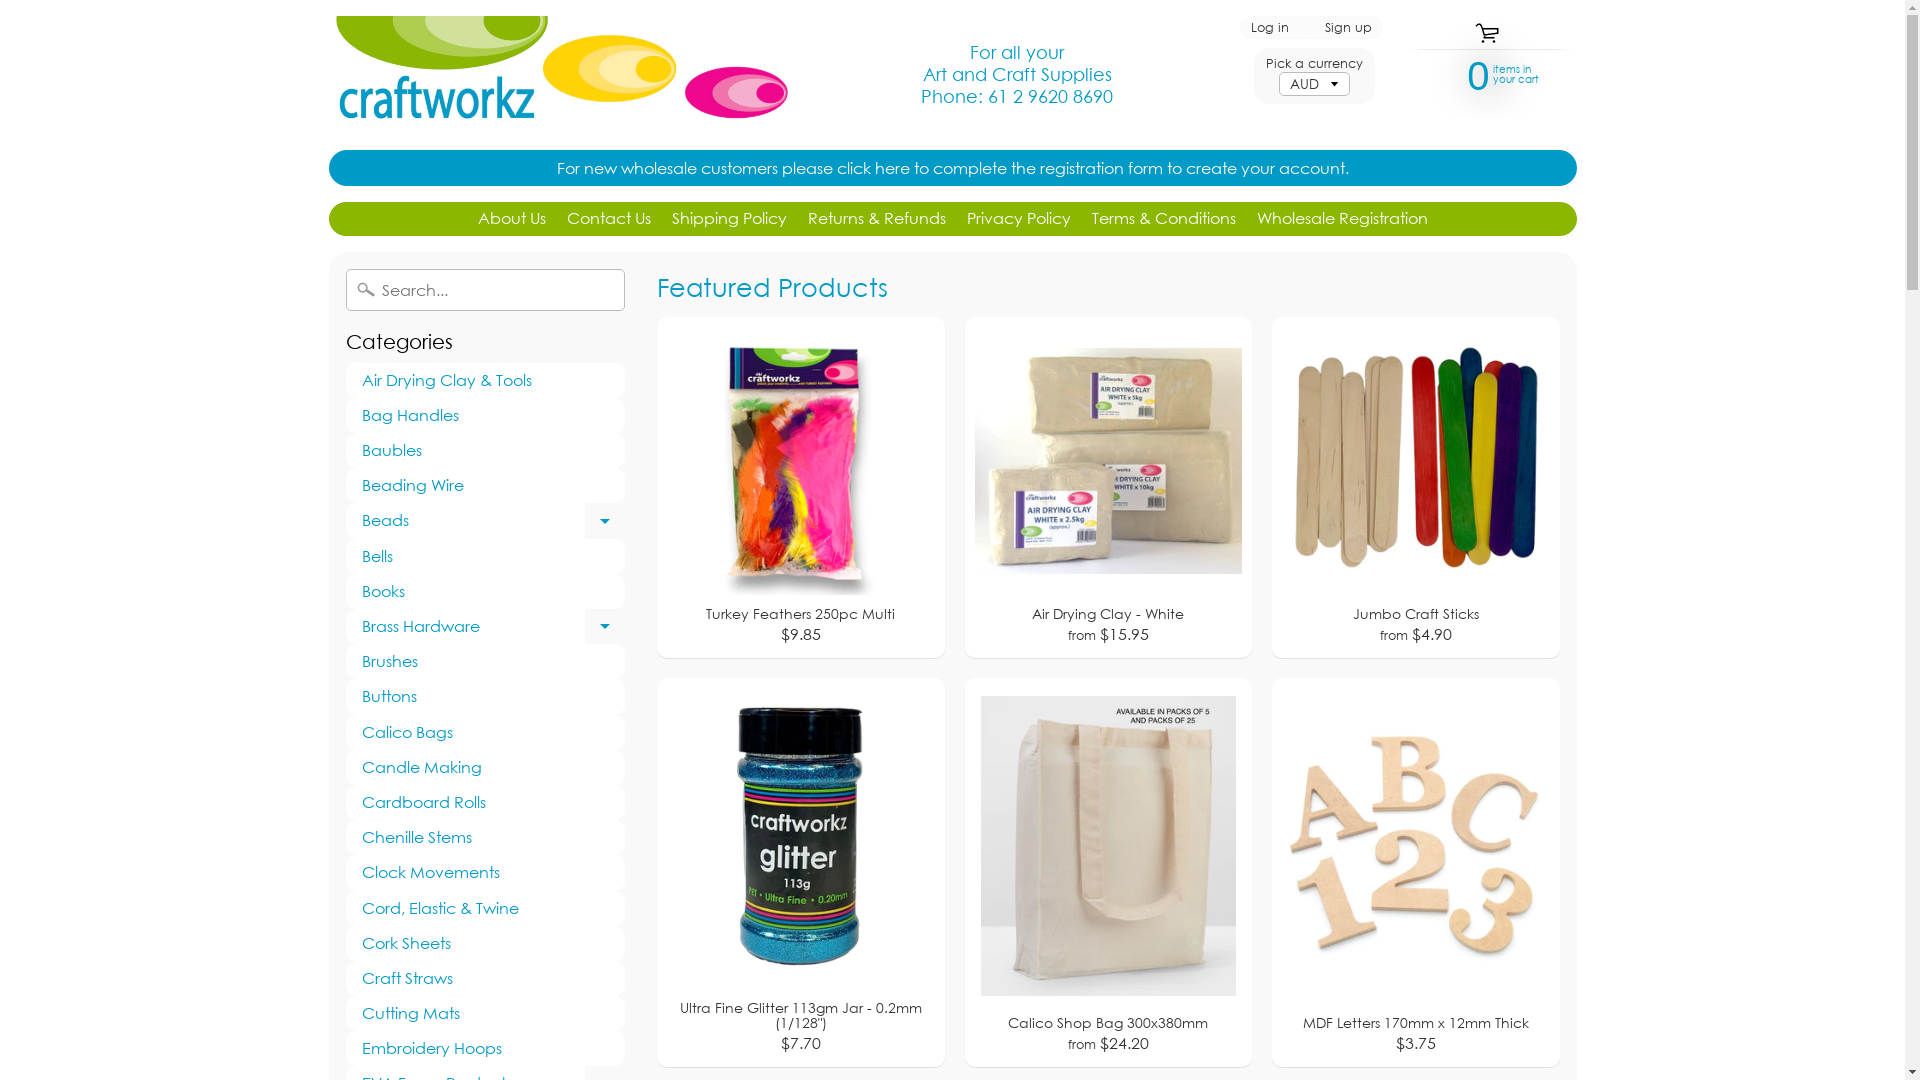 The image size is (1920, 1080). Describe the element at coordinates (1315, 27) in the screenshot. I see `'Sign up'` at that location.